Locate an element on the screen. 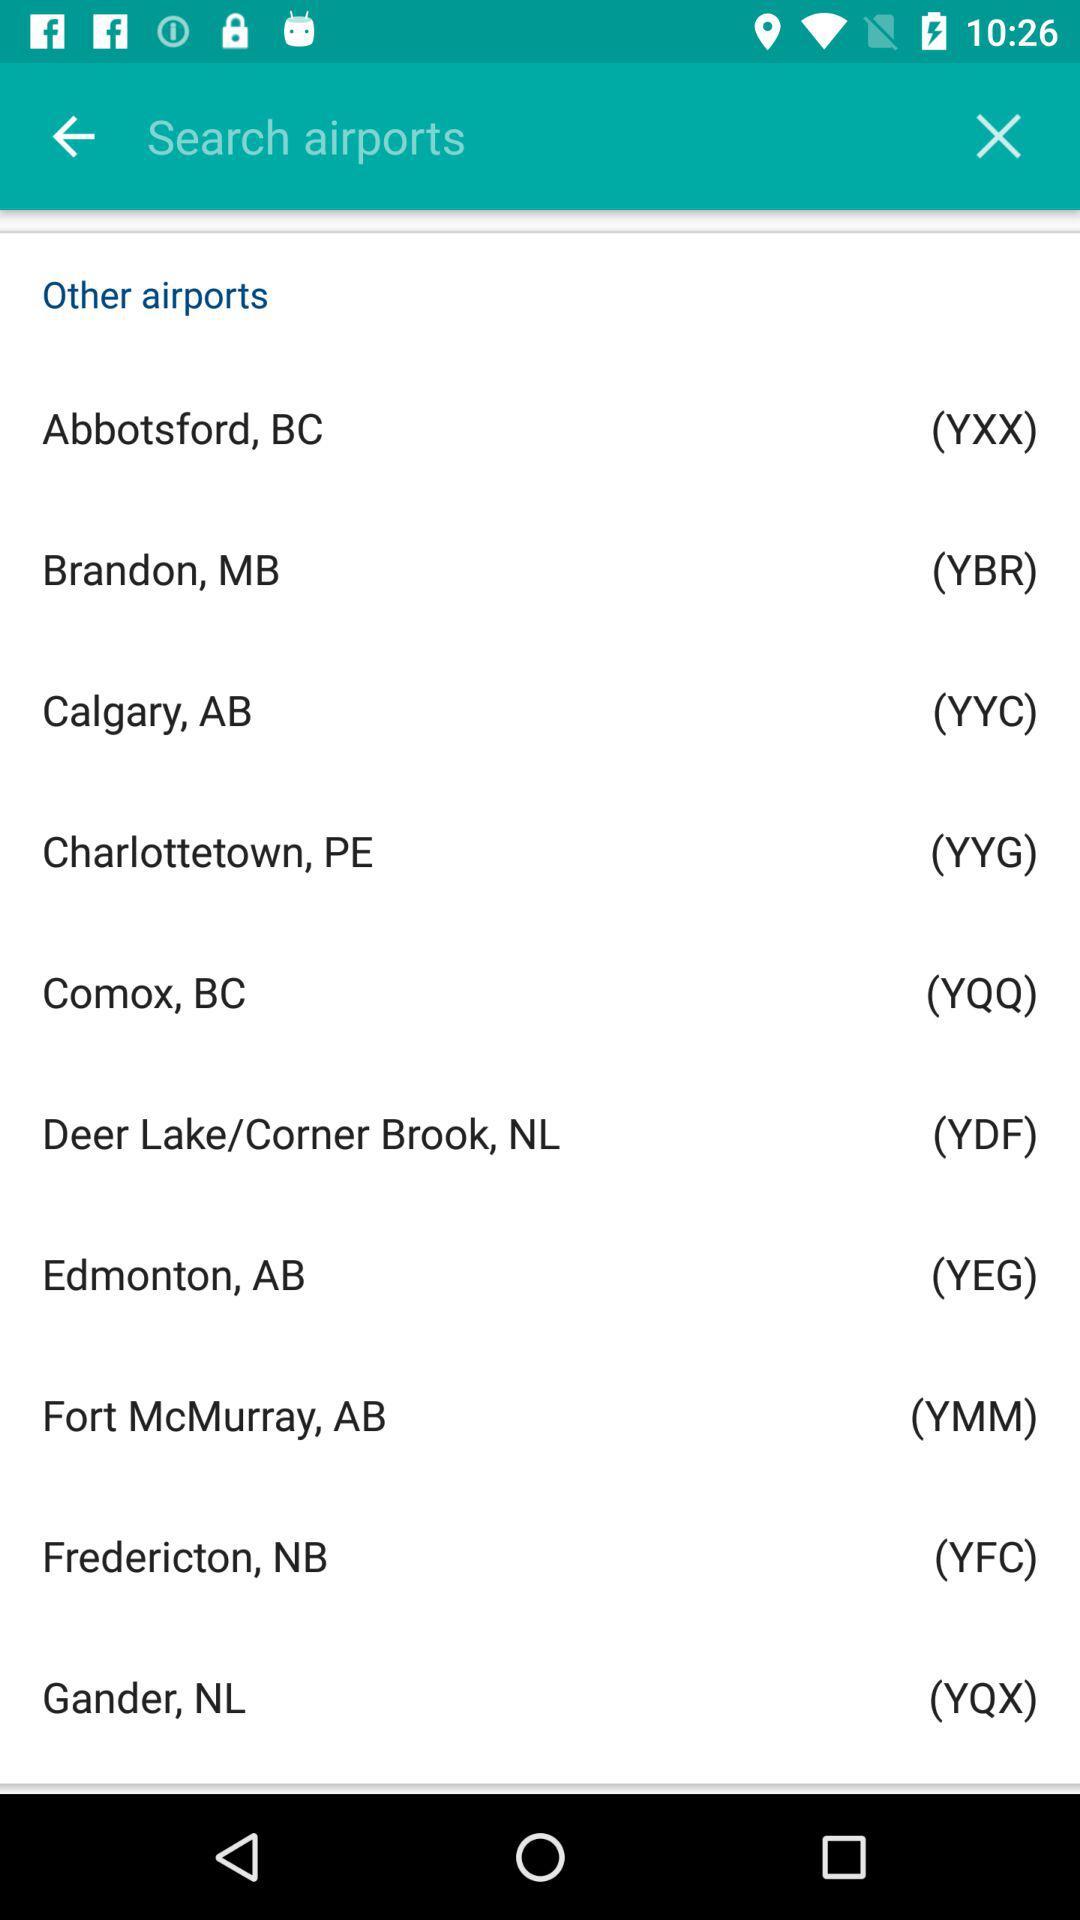 The width and height of the screenshot is (1080, 1920). search is located at coordinates (566, 135).